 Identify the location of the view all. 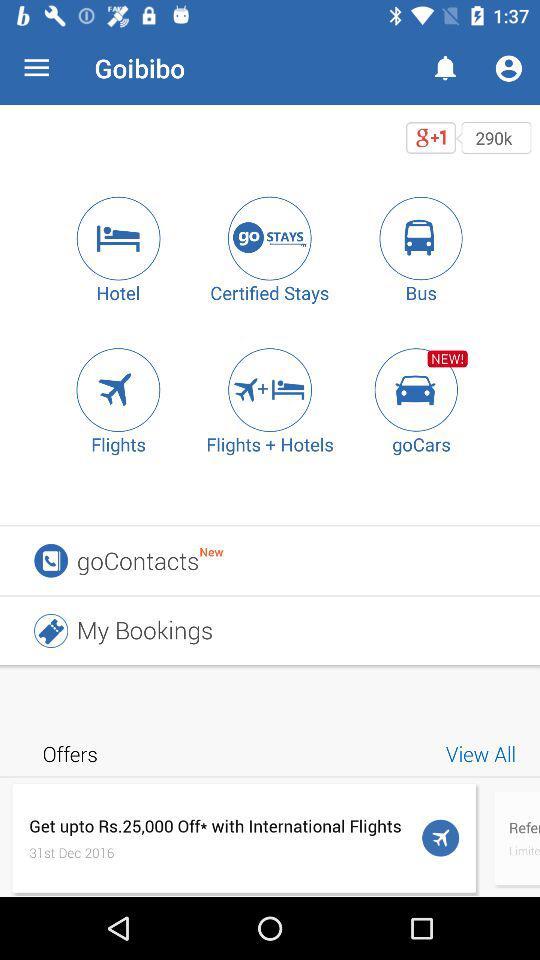
(483, 752).